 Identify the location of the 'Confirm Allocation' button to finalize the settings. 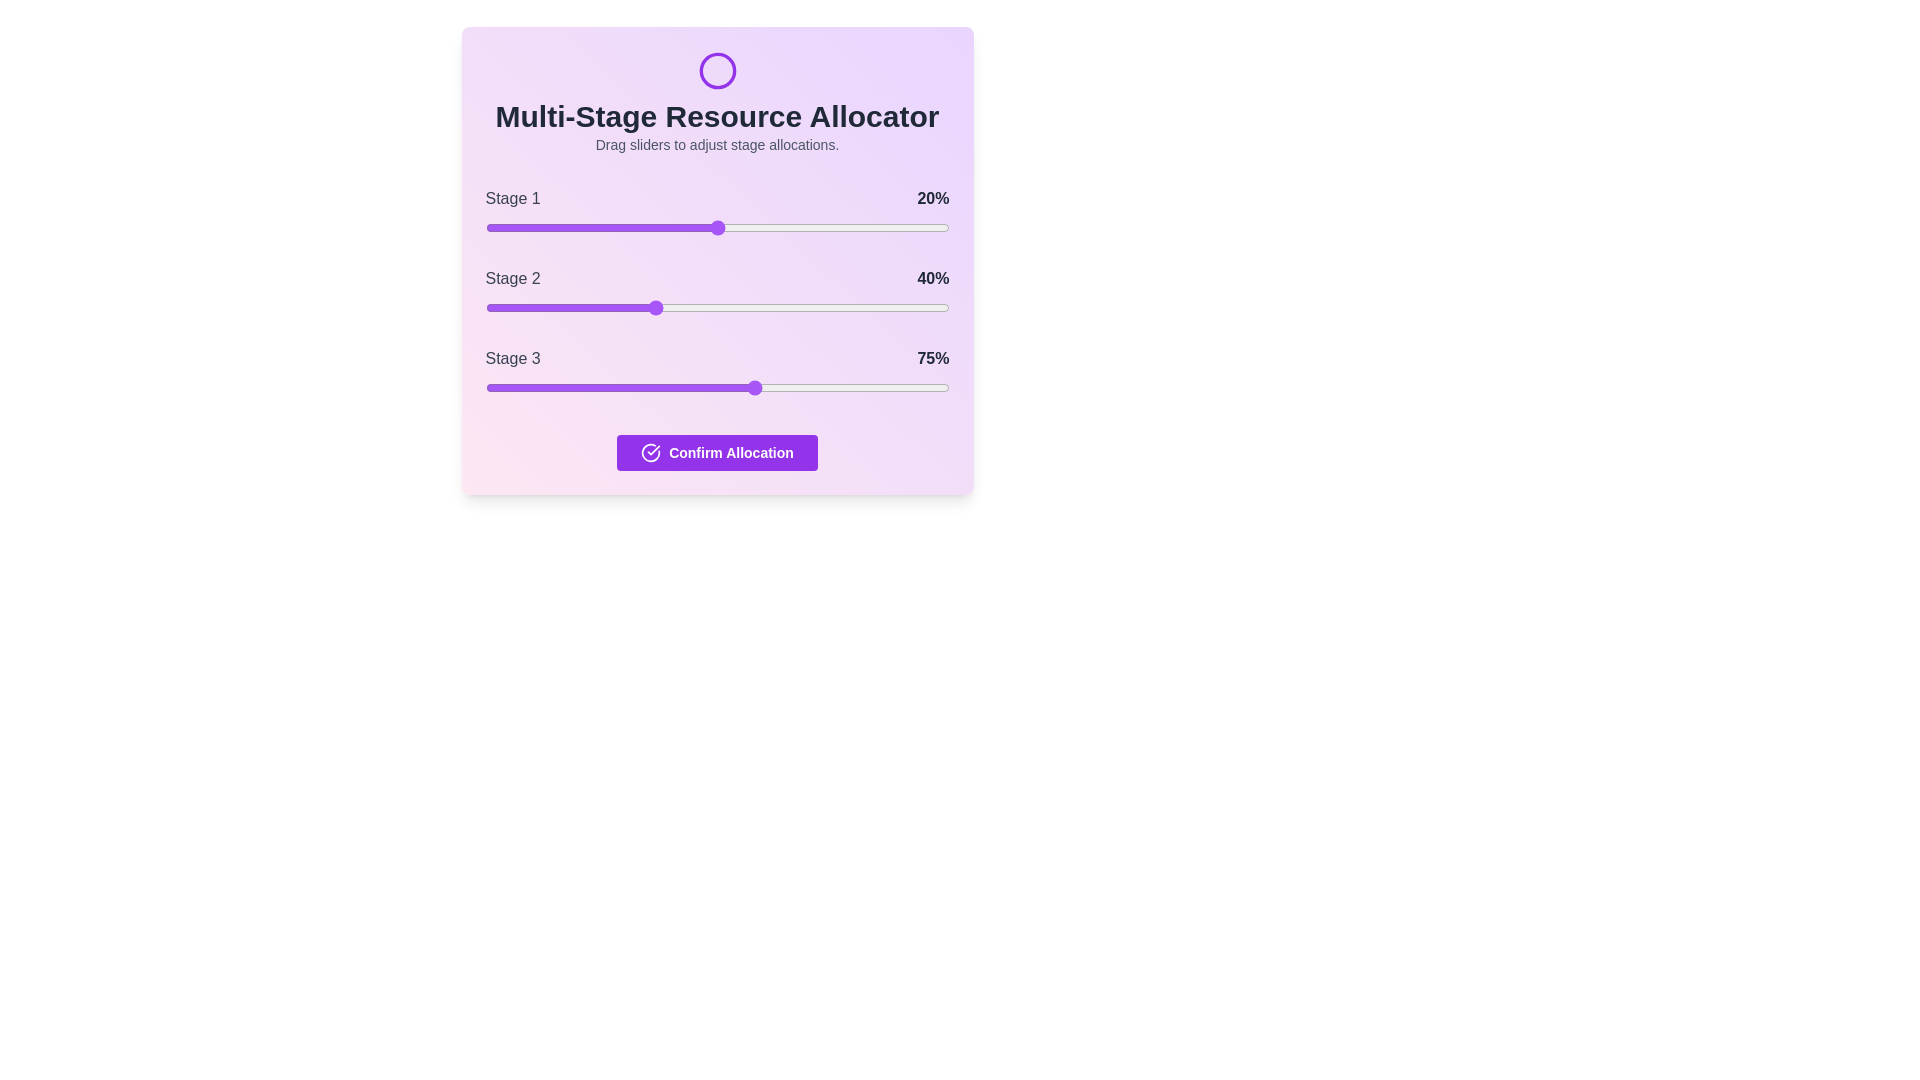
(717, 452).